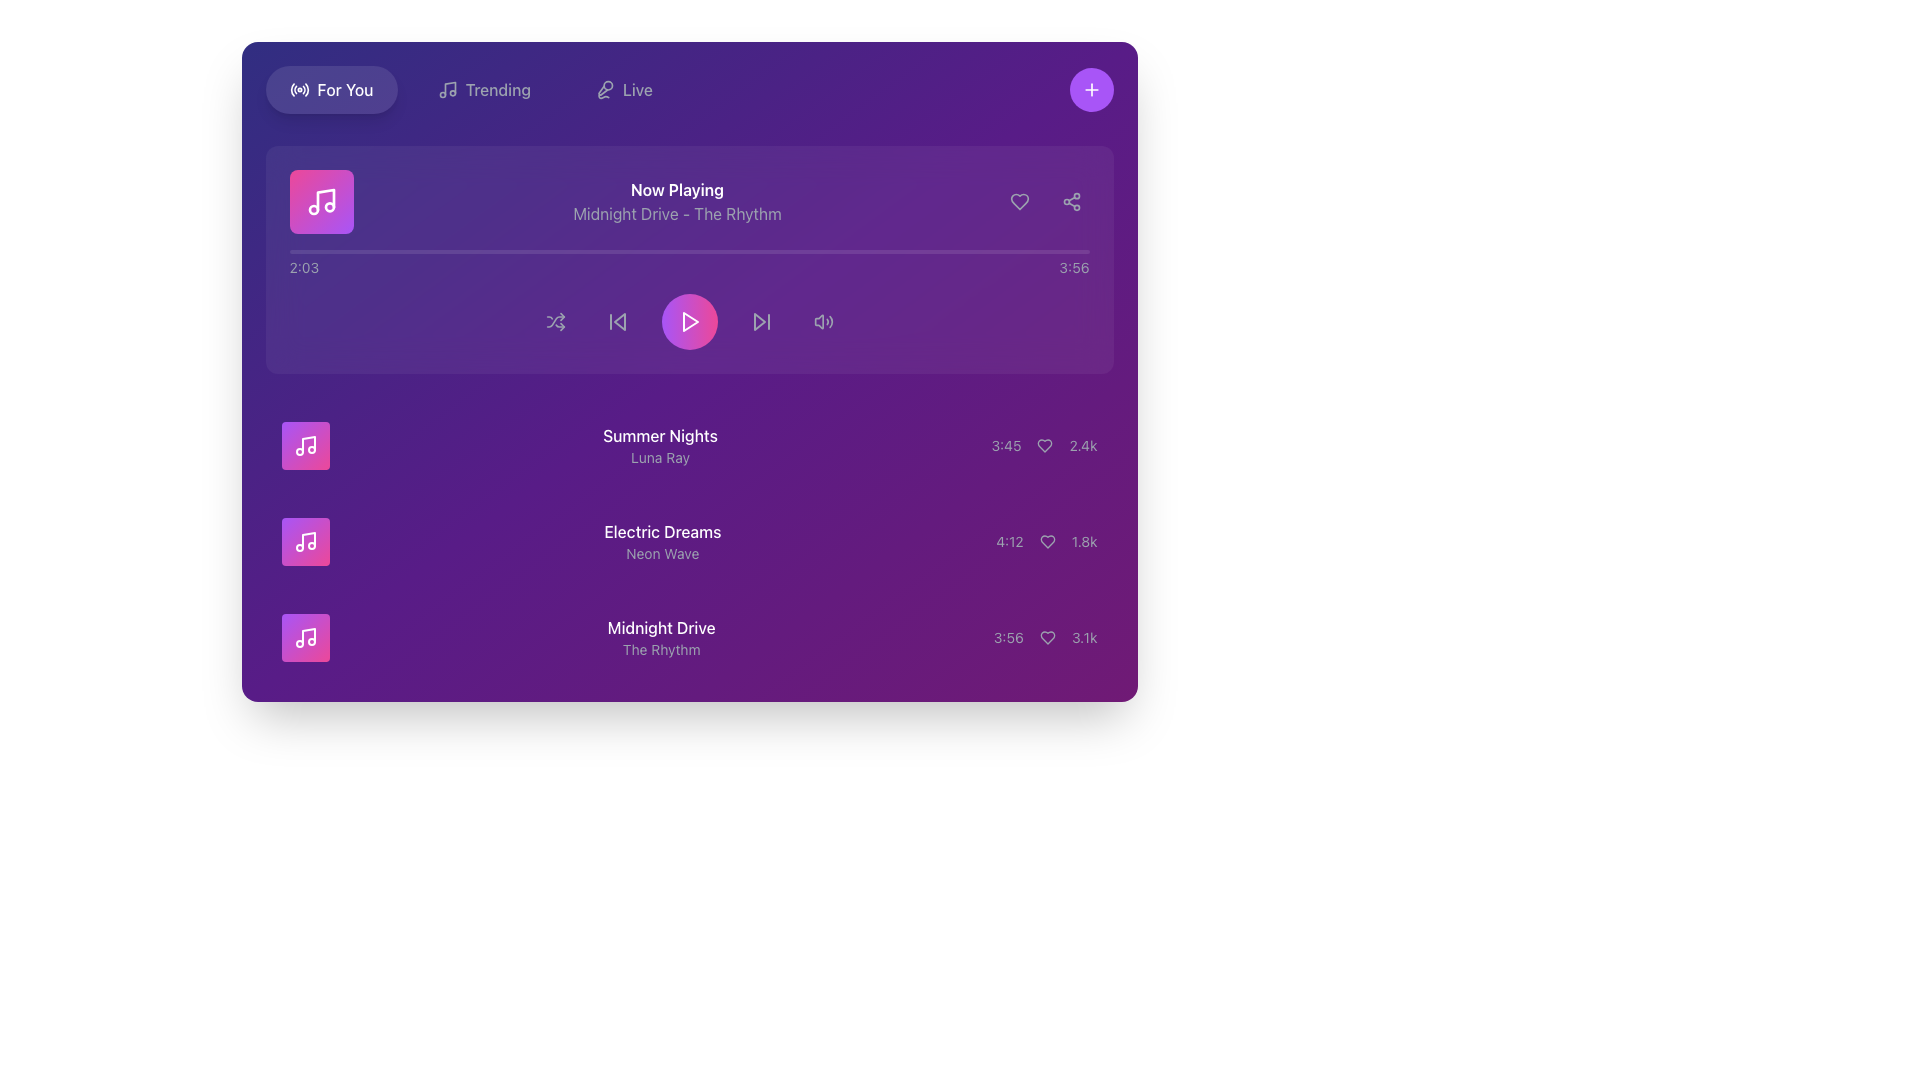  I want to click on keyboard focus, so click(823, 320).